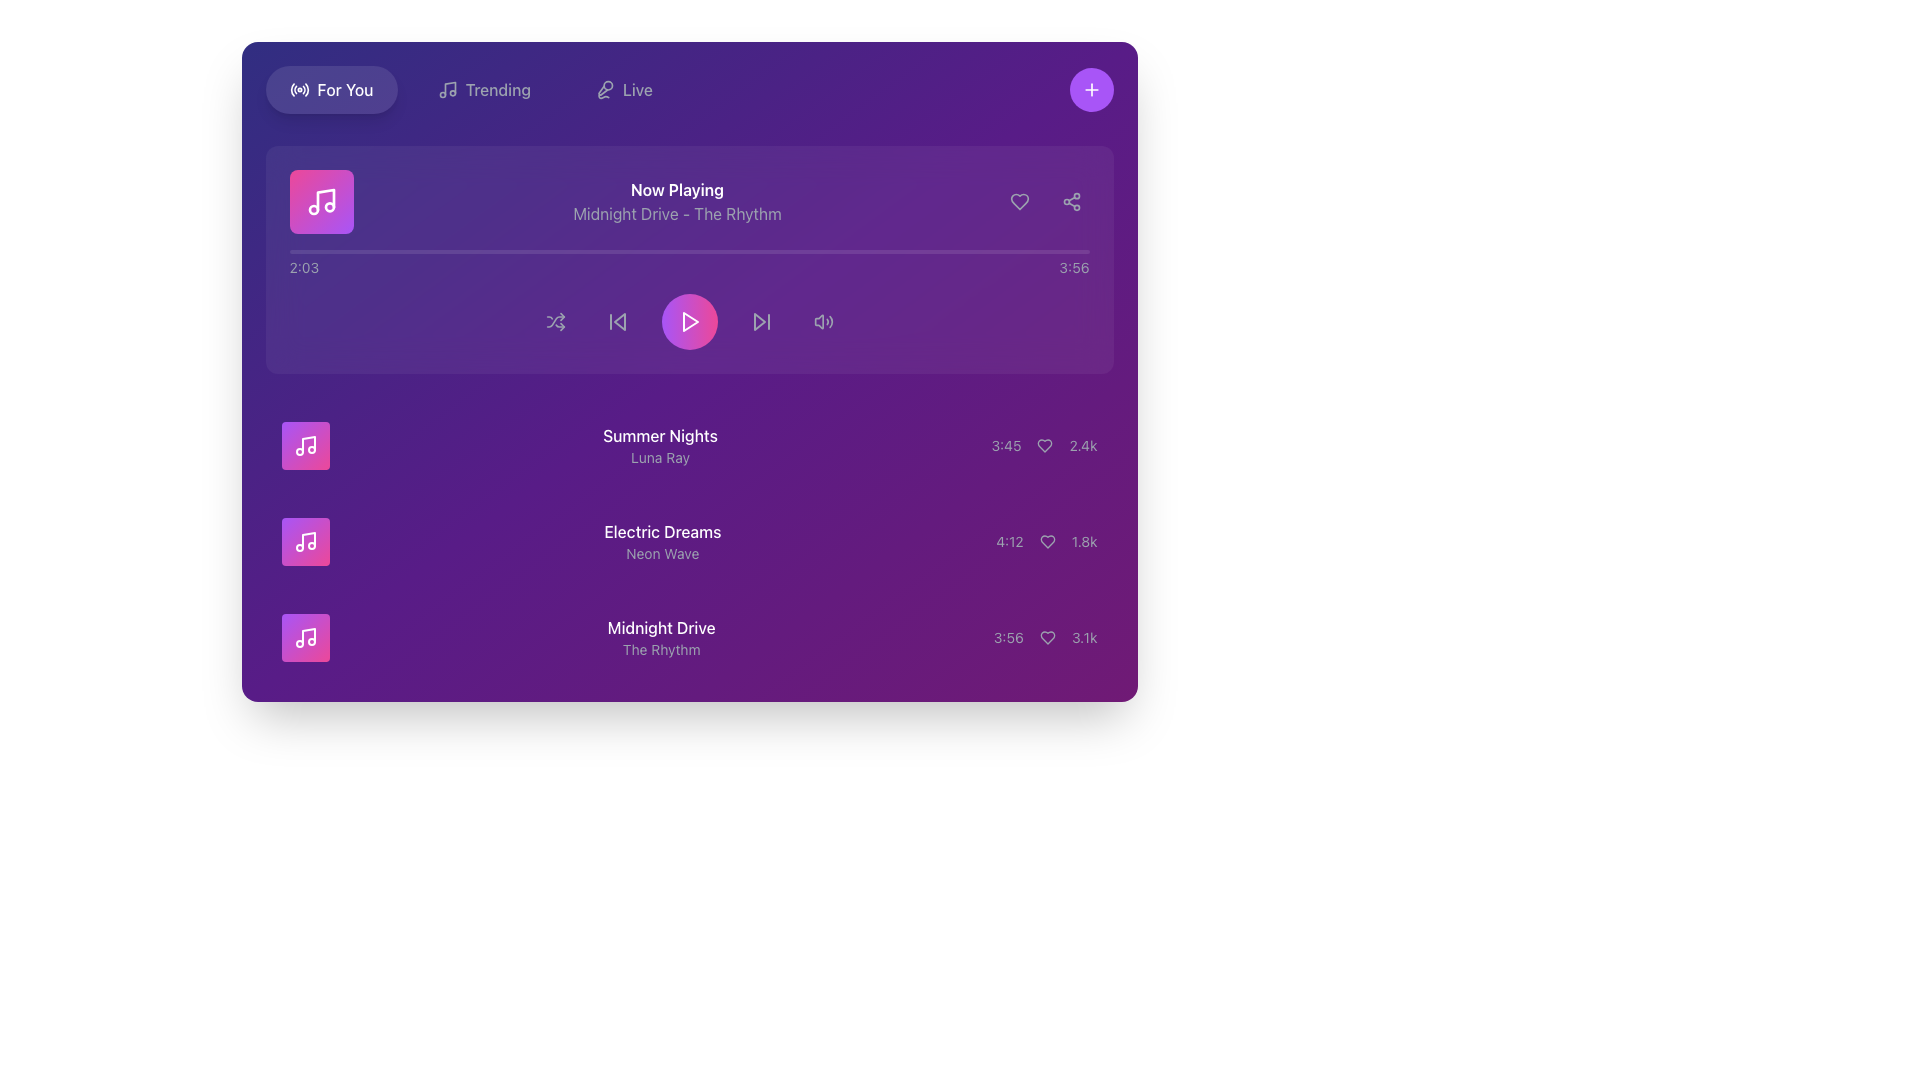  I want to click on keyboard focus, so click(823, 320).